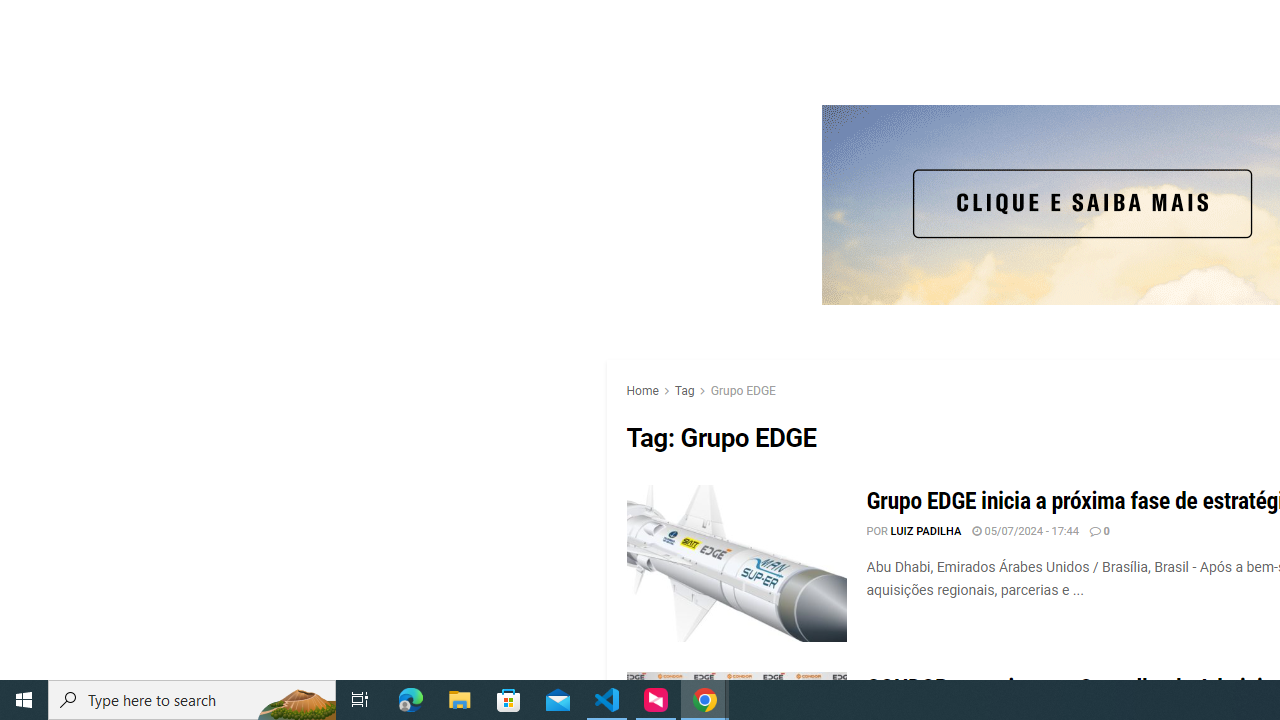  What do you see at coordinates (742, 390) in the screenshot?
I see `'Grupo EDGE'` at bounding box center [742, 390].